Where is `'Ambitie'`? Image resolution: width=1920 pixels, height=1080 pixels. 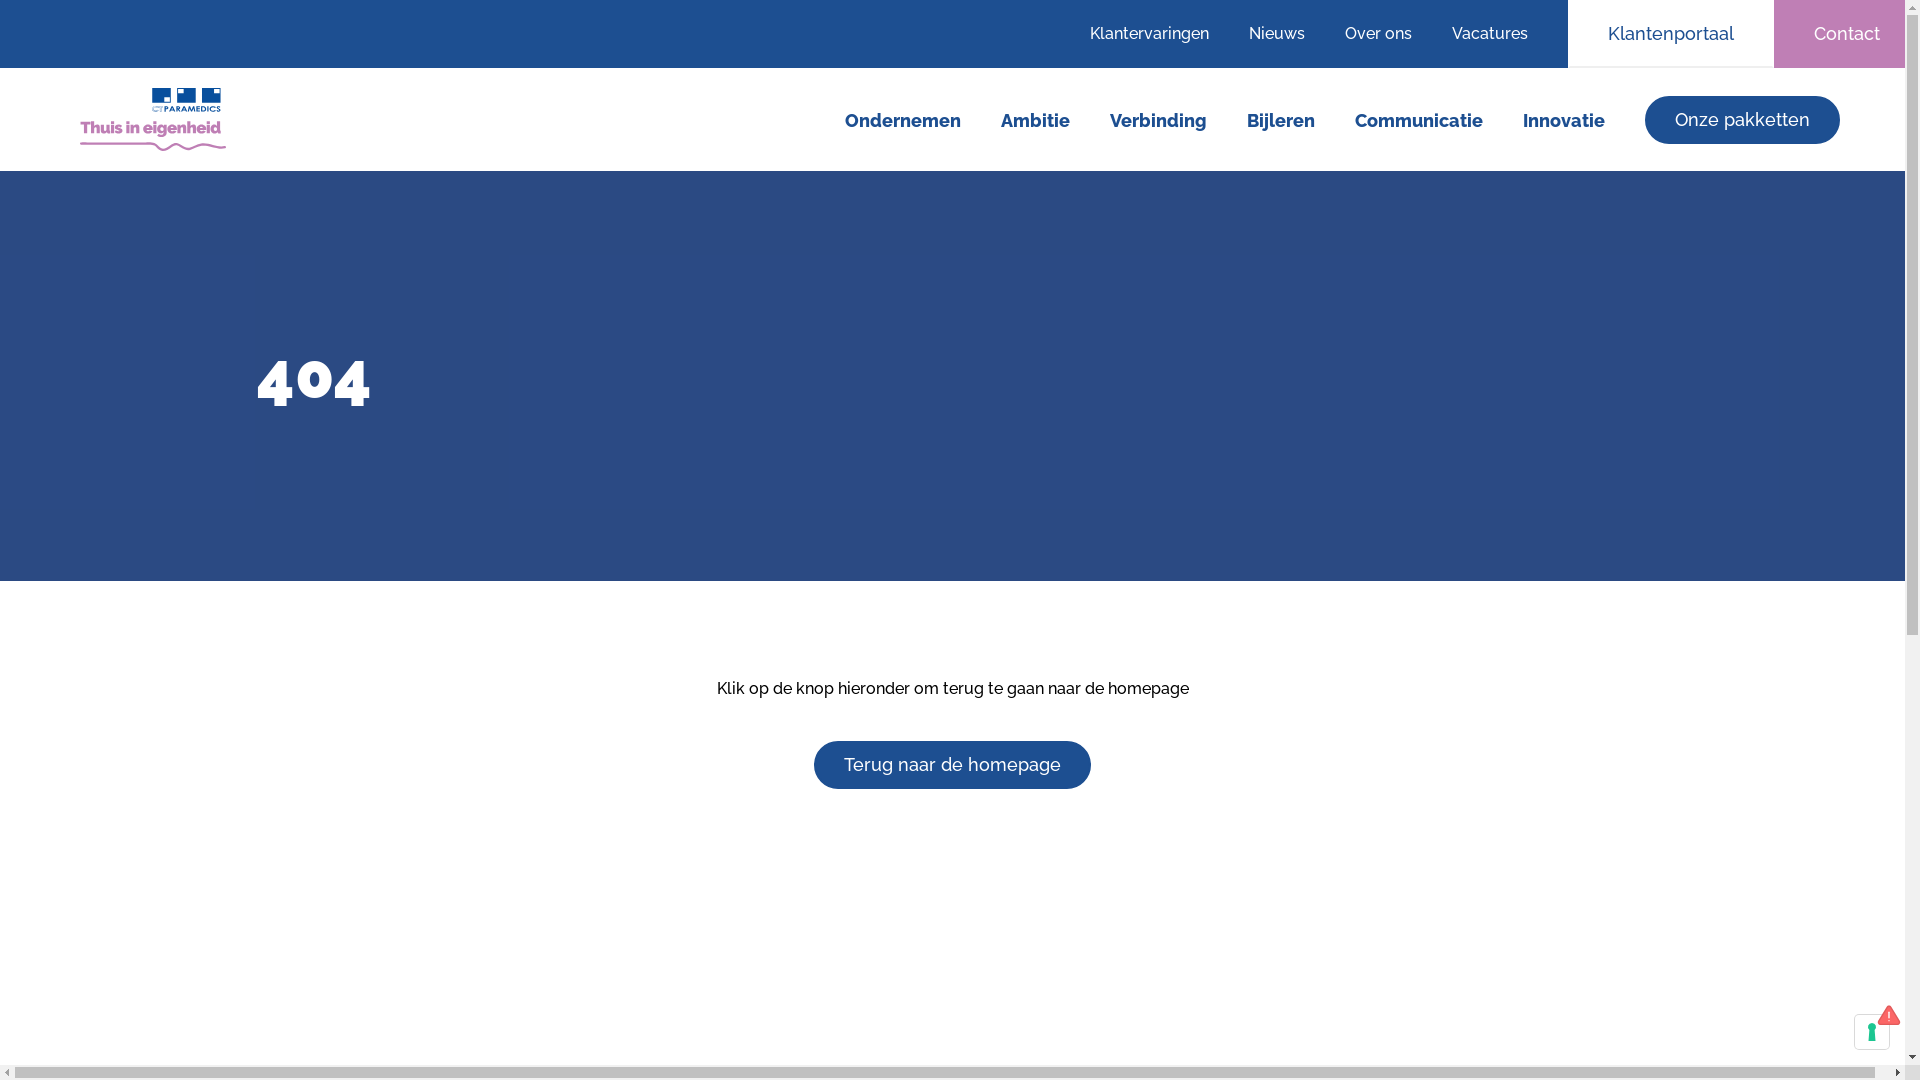 'Ambitie' is located at coordinates (1035, 120).